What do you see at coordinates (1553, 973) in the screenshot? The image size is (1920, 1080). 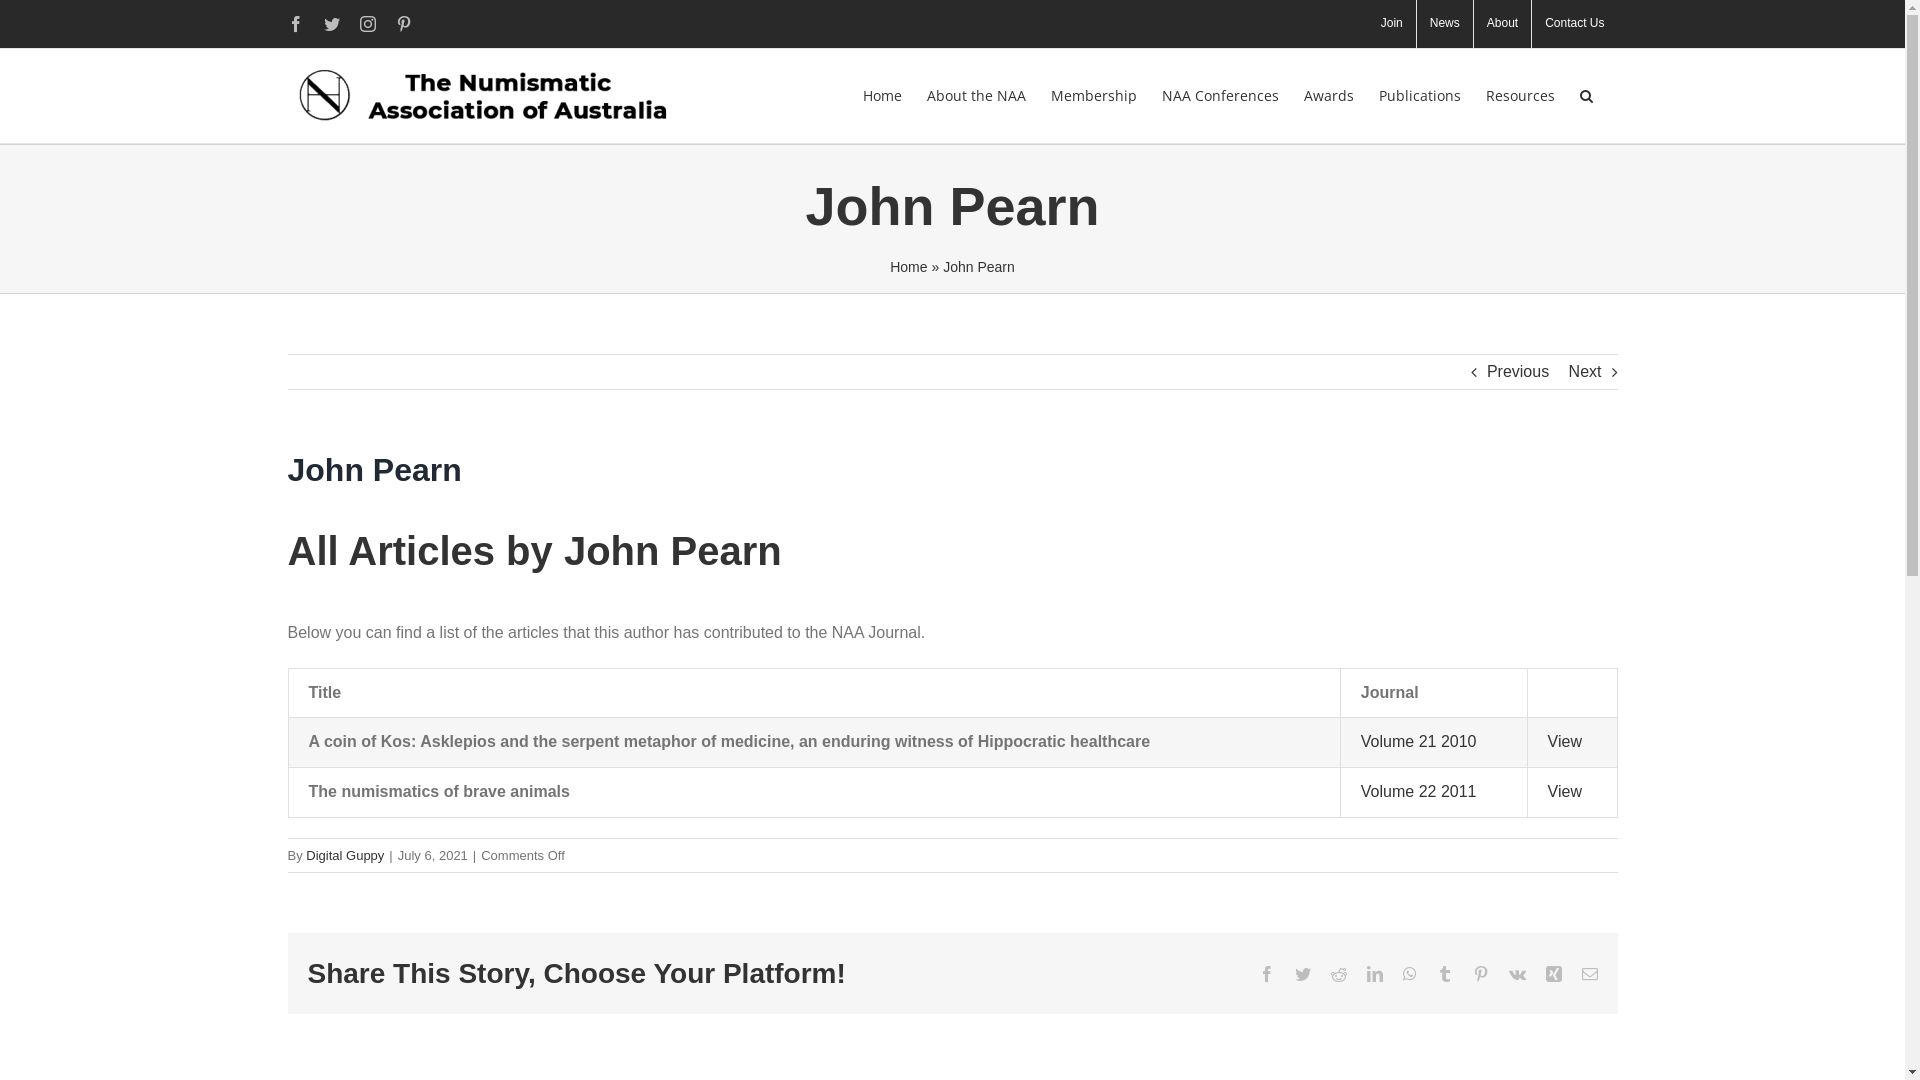 I see `'Xing'` at bounding box center [1553, 973].